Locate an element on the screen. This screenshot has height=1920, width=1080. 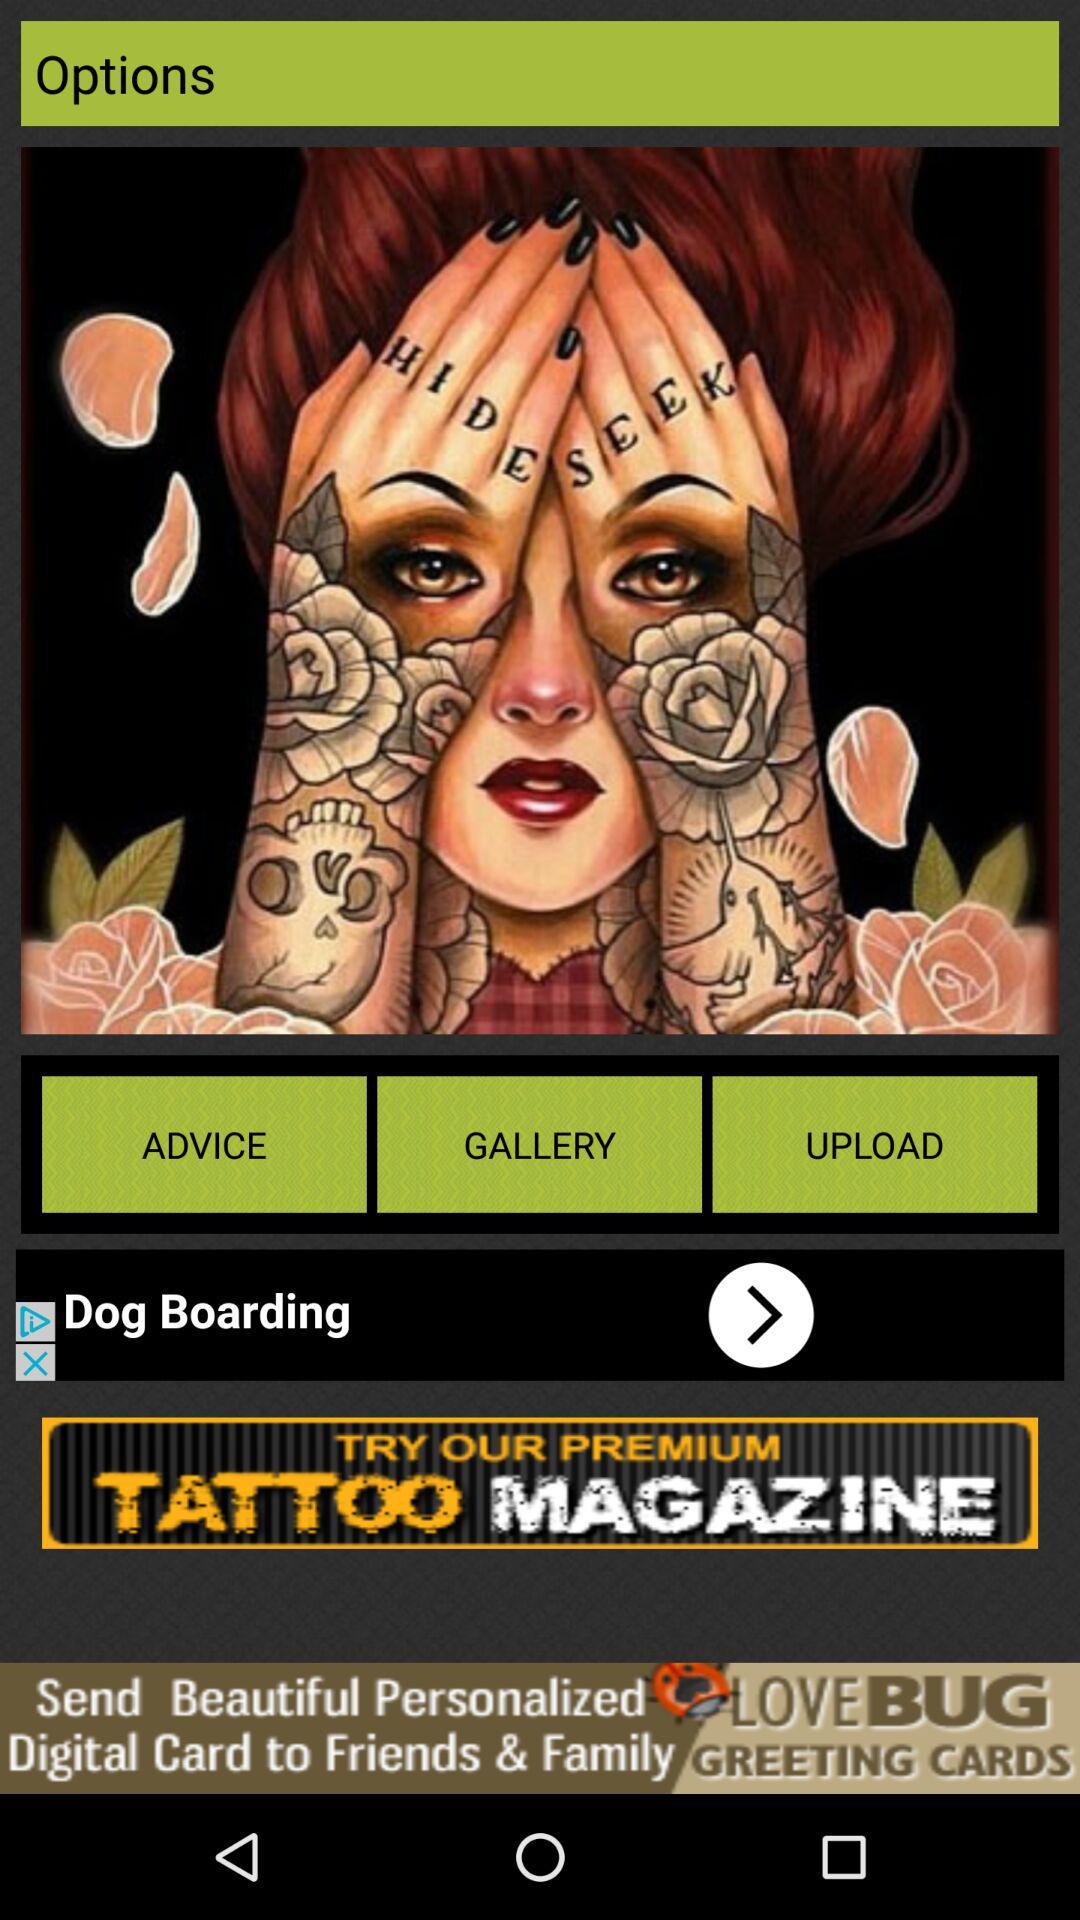
advertising is located at coordinates (540, 1727).